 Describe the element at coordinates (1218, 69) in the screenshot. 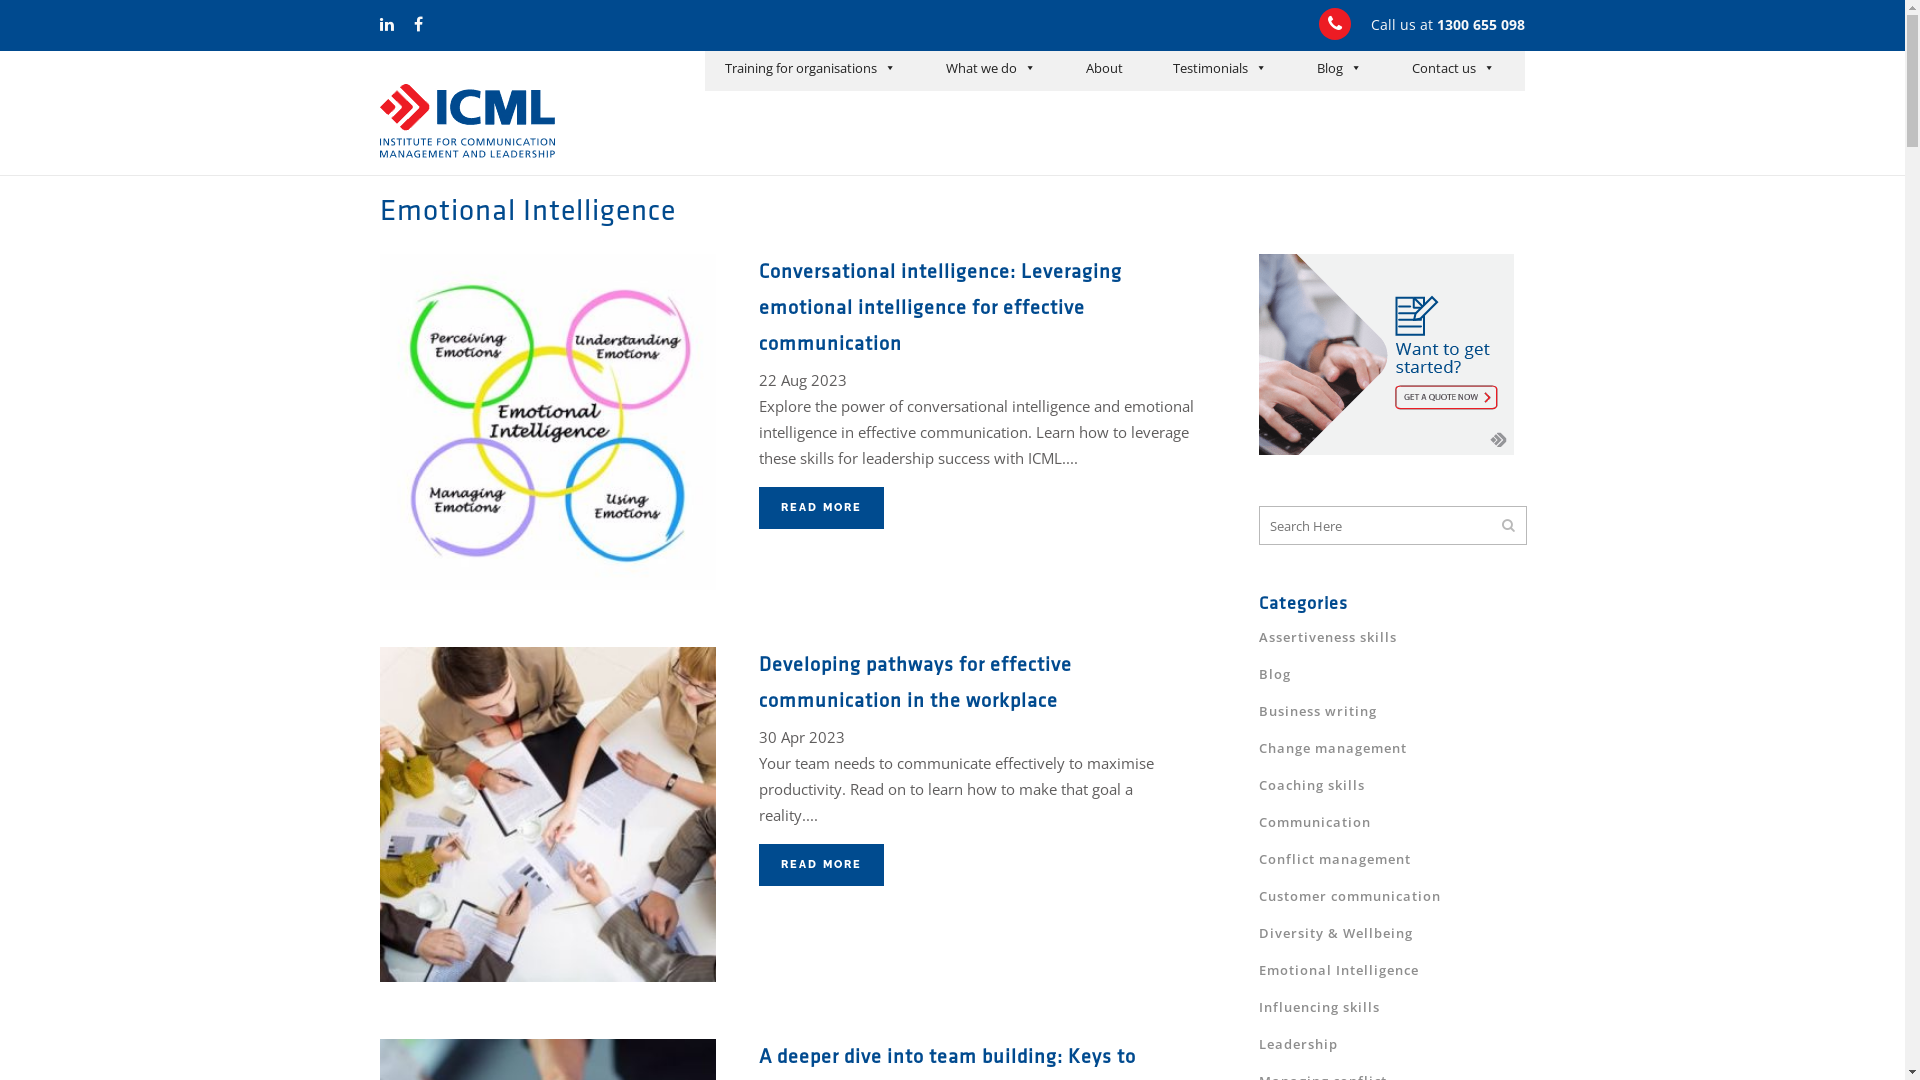

I see `'Testimonials'` at that location.